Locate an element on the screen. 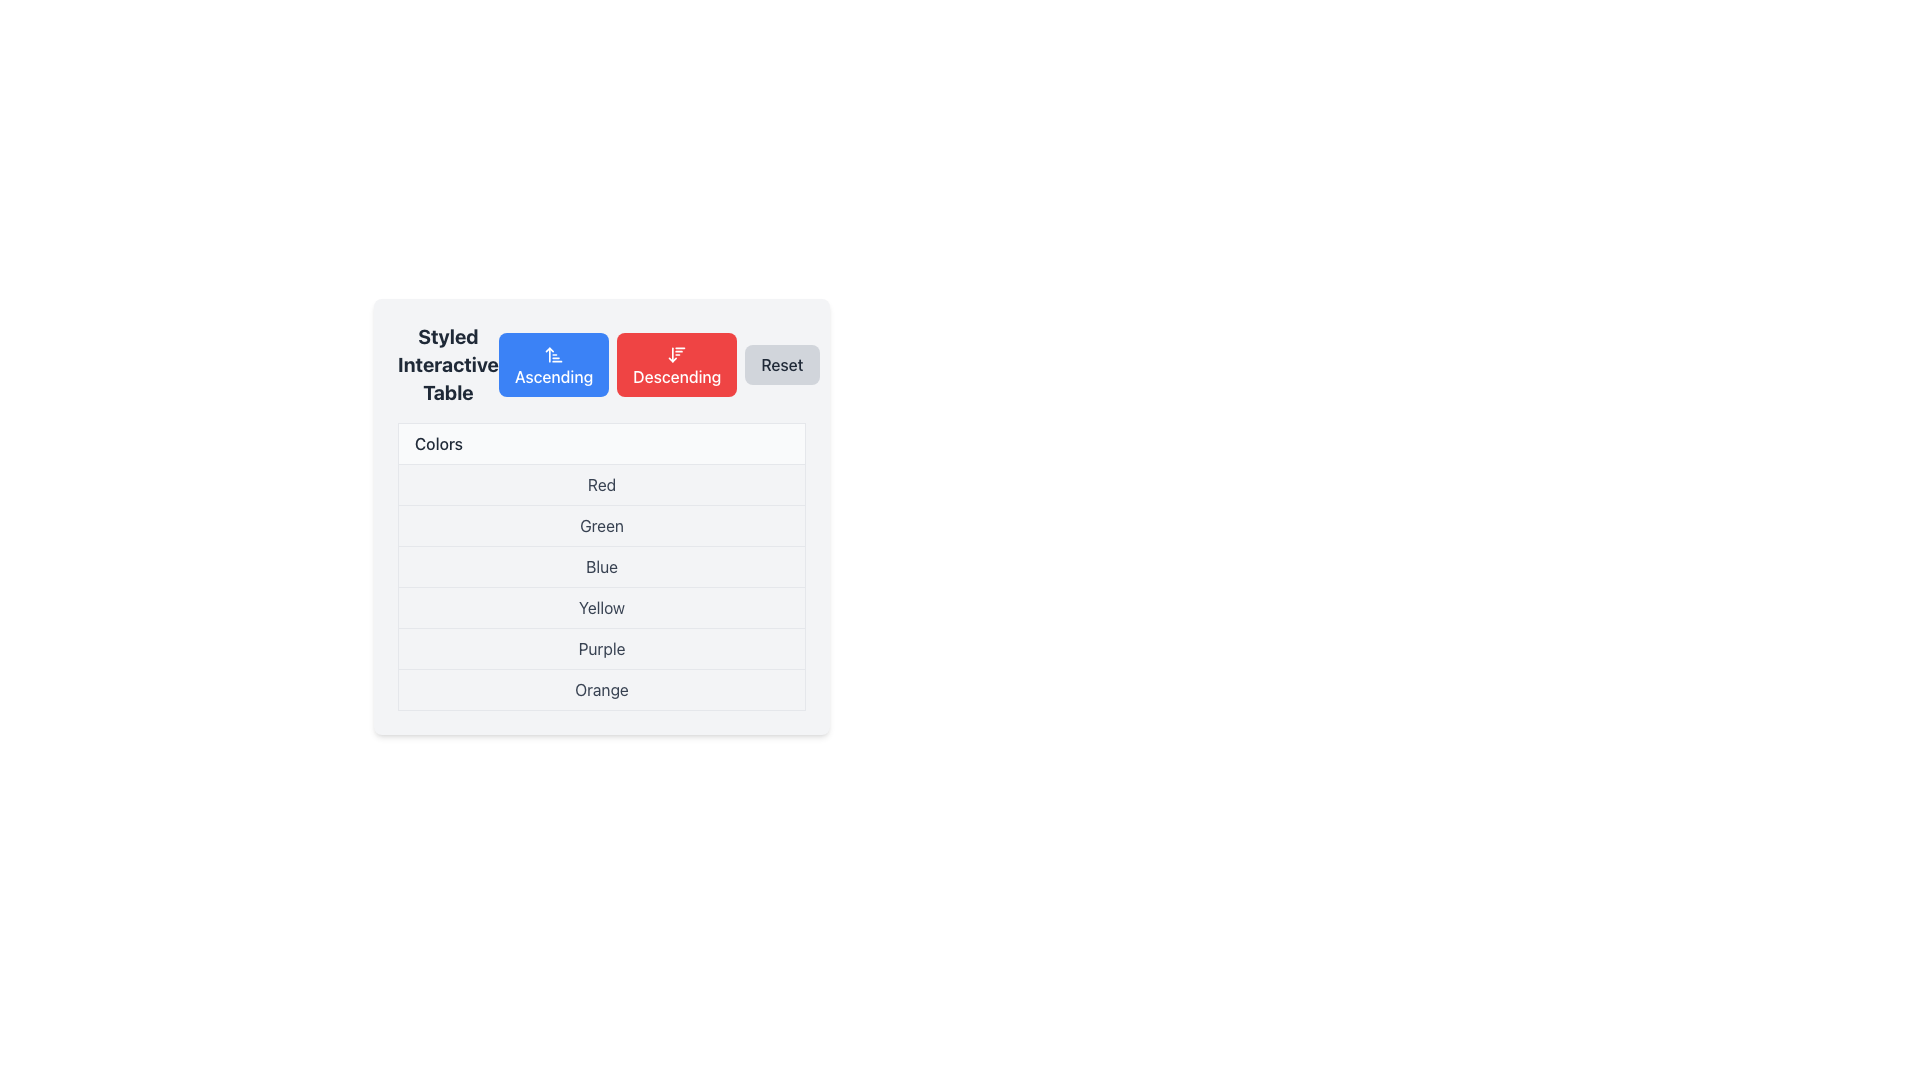  the text label displaying 'Yellow' in the 'Colors' section of the table, which is the fourth item in the list is located at coordinates (600, 607).